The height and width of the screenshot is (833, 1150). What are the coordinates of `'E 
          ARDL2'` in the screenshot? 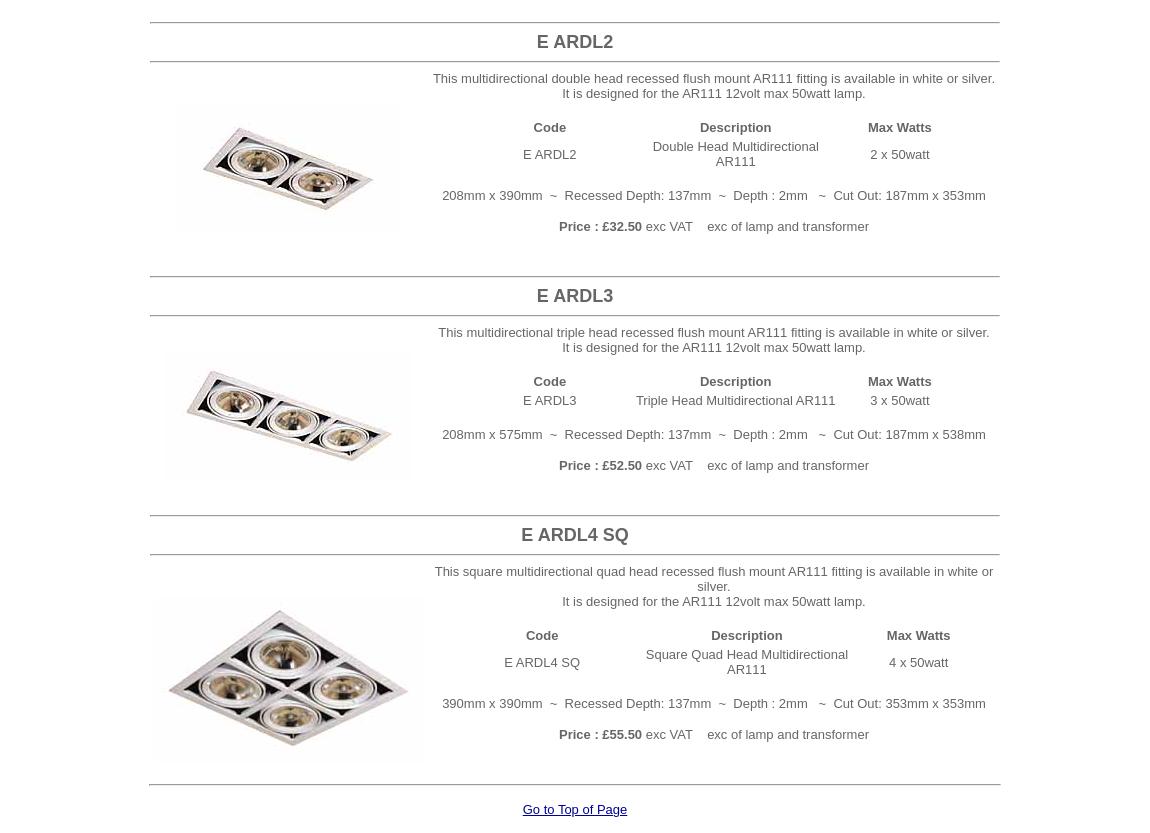 It's located at (574, 41).